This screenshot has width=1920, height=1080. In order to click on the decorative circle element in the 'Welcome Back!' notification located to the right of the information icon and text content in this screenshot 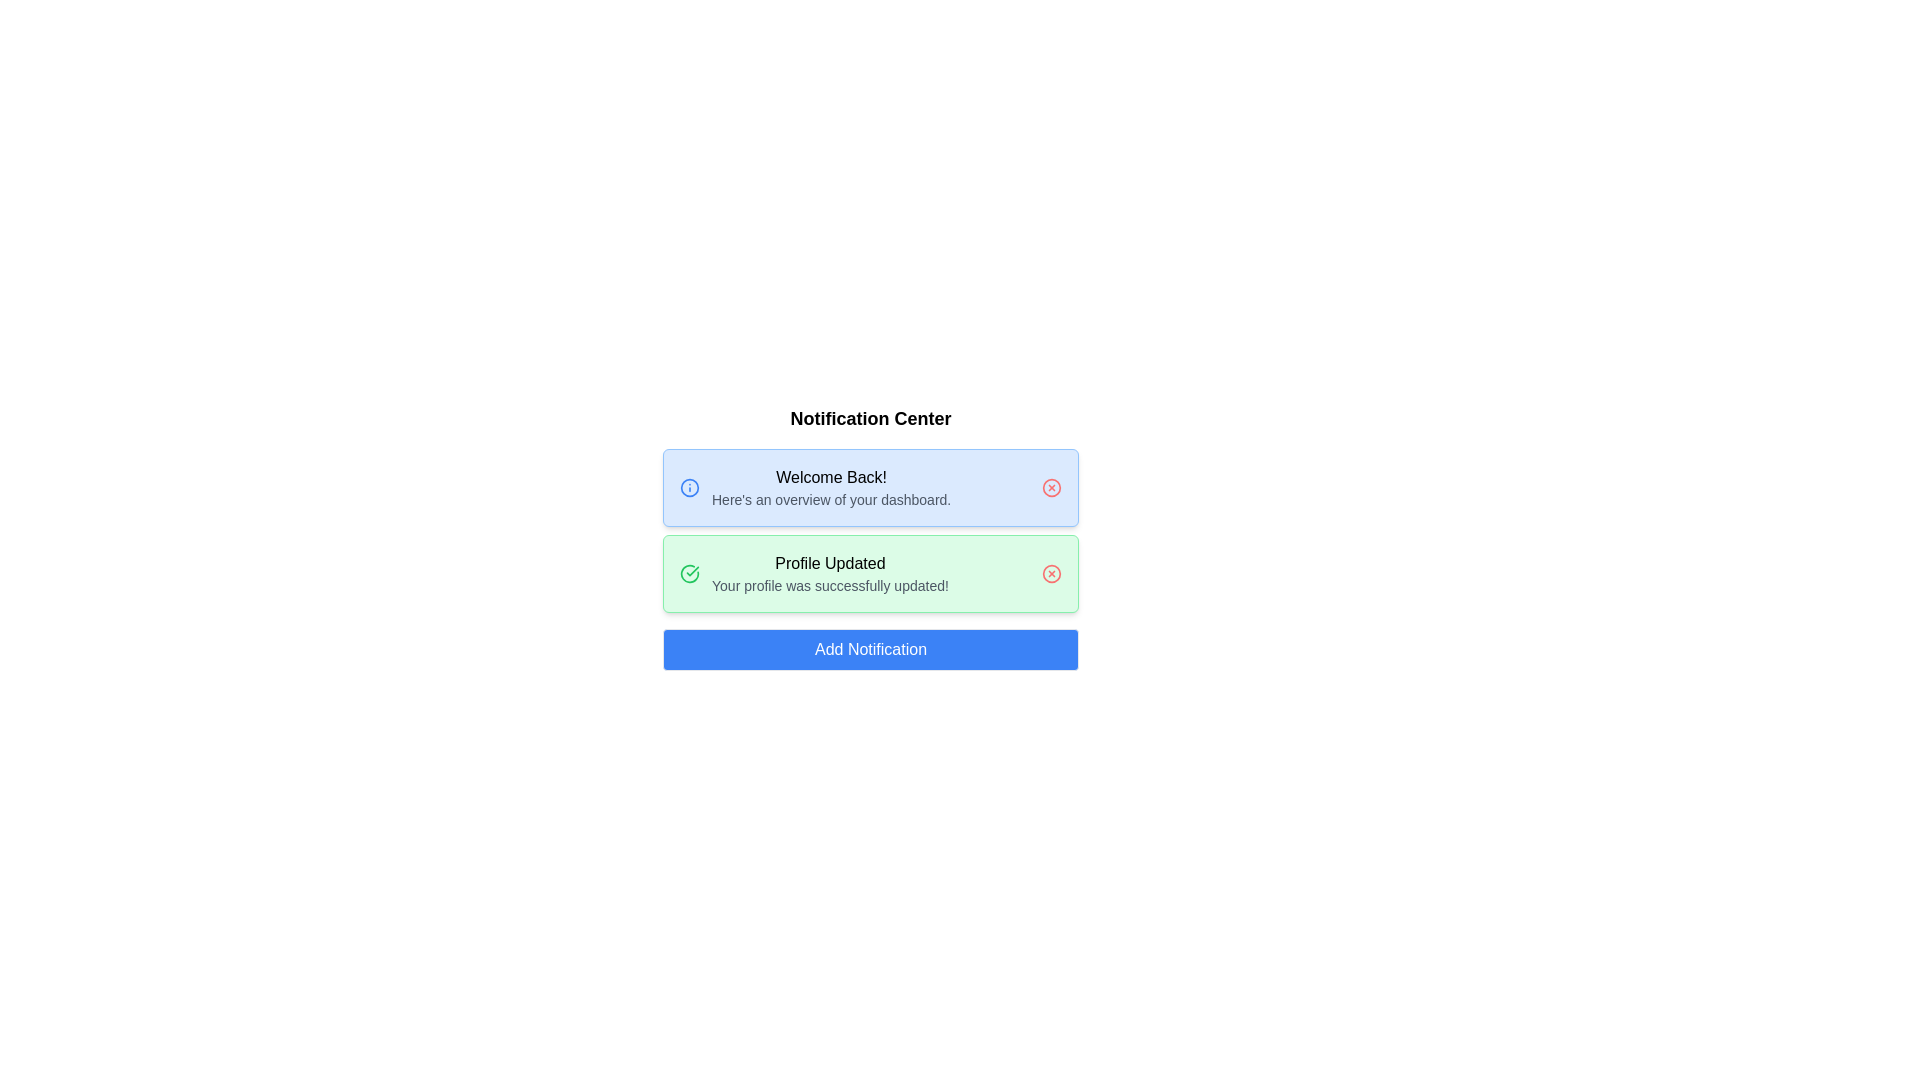, I will do `click(1050, 488)`.